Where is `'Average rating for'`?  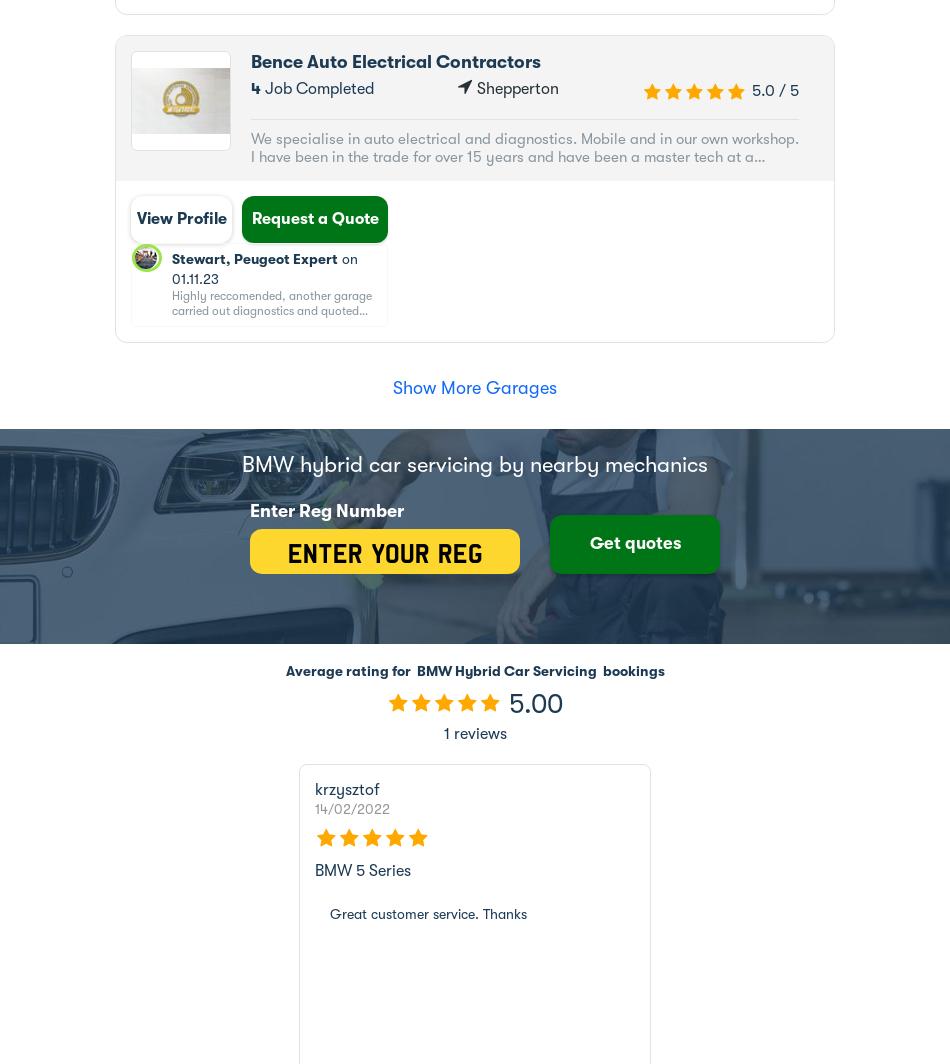 'Average rating for' is located at coordinates (349, 670).